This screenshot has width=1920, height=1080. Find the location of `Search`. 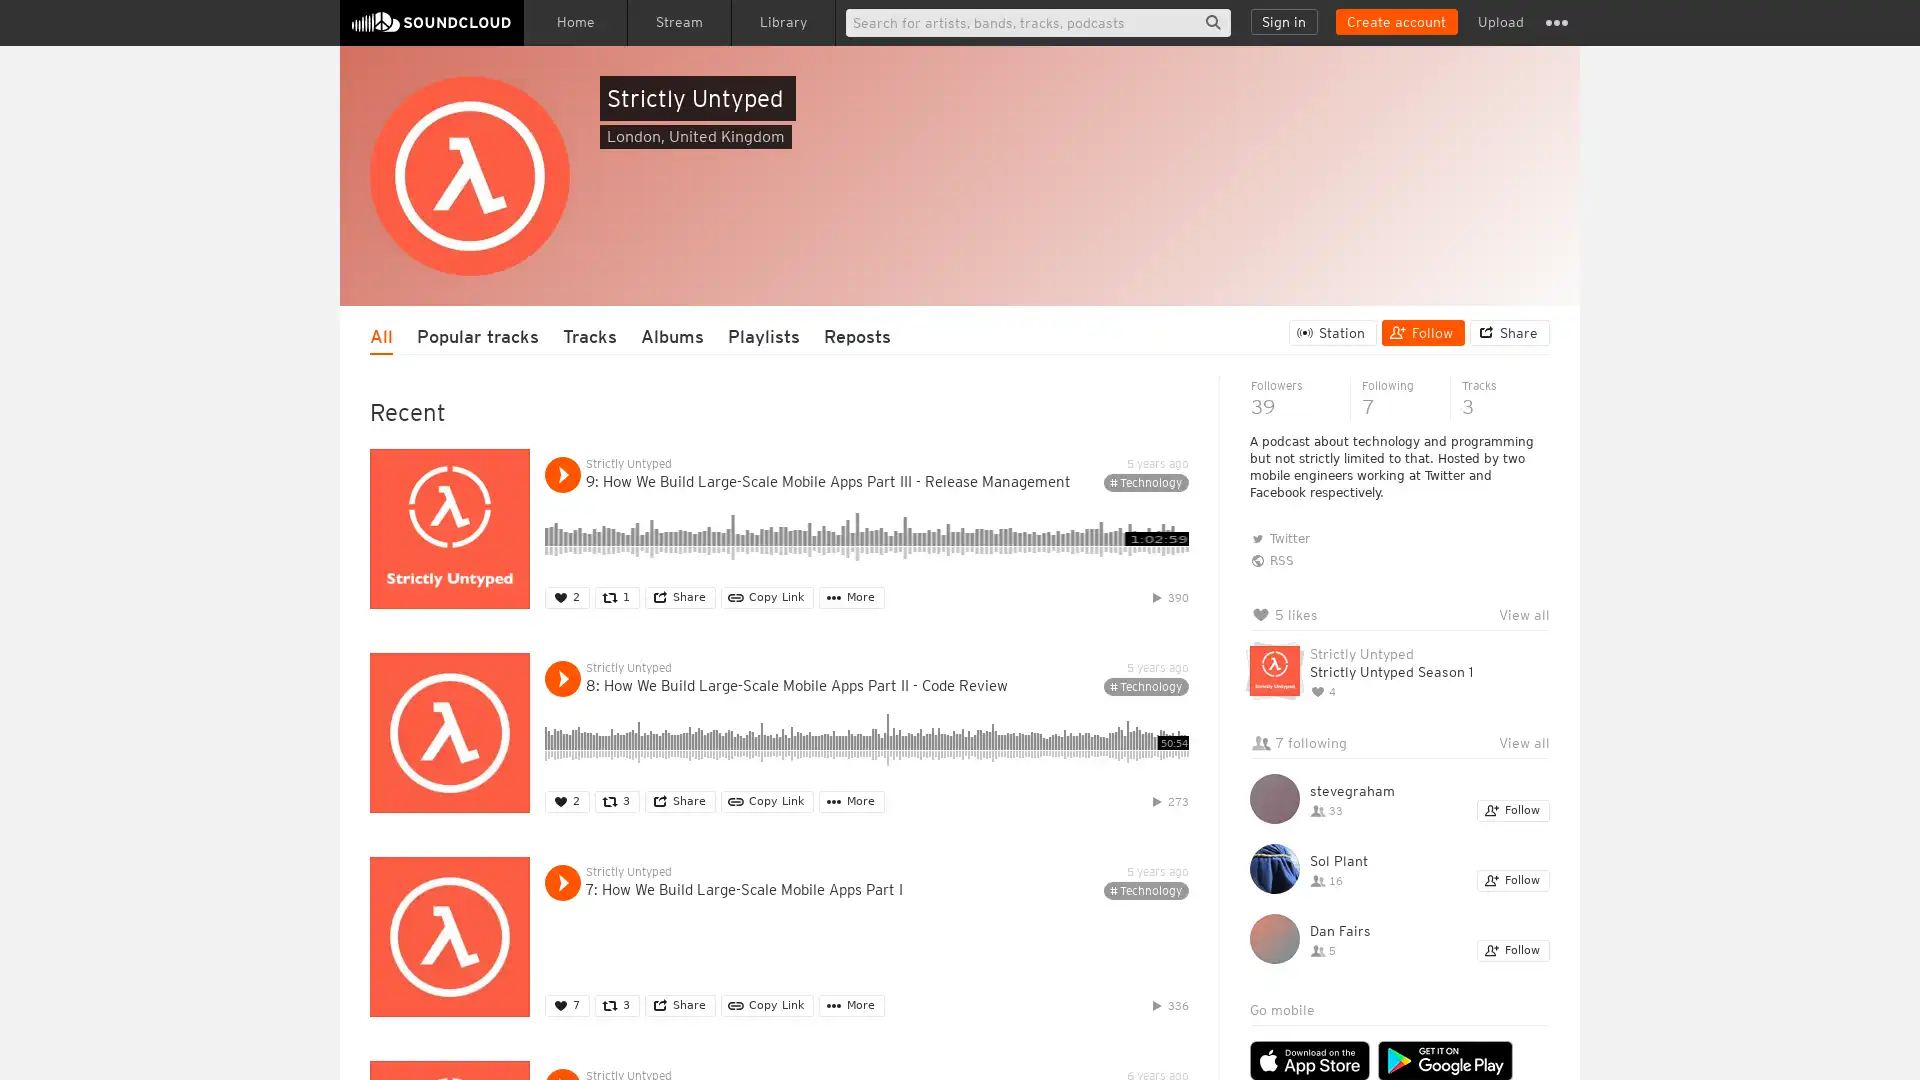

Search is located at coordinates (1212, 22).